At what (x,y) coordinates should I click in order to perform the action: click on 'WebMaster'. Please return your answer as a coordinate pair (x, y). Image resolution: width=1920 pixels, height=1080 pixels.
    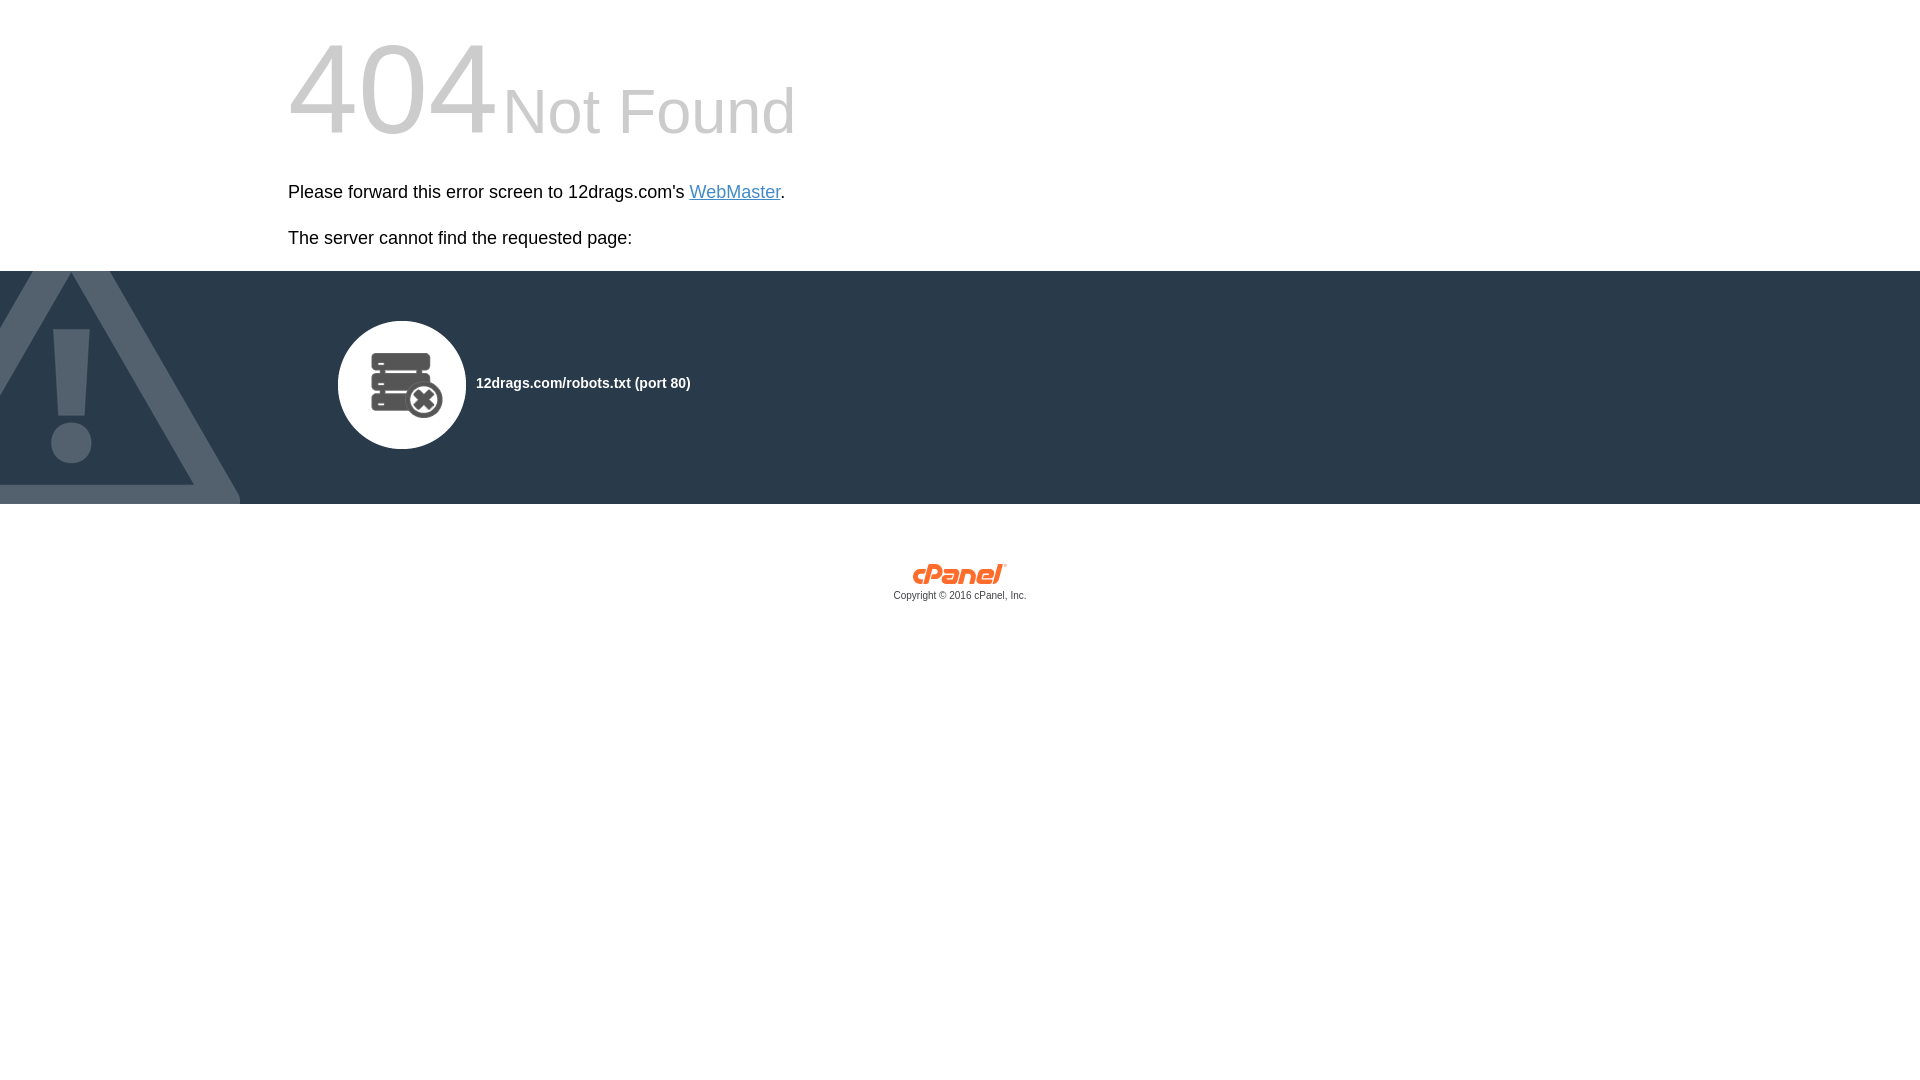
    Looking at the image, I should click on (734, 192).